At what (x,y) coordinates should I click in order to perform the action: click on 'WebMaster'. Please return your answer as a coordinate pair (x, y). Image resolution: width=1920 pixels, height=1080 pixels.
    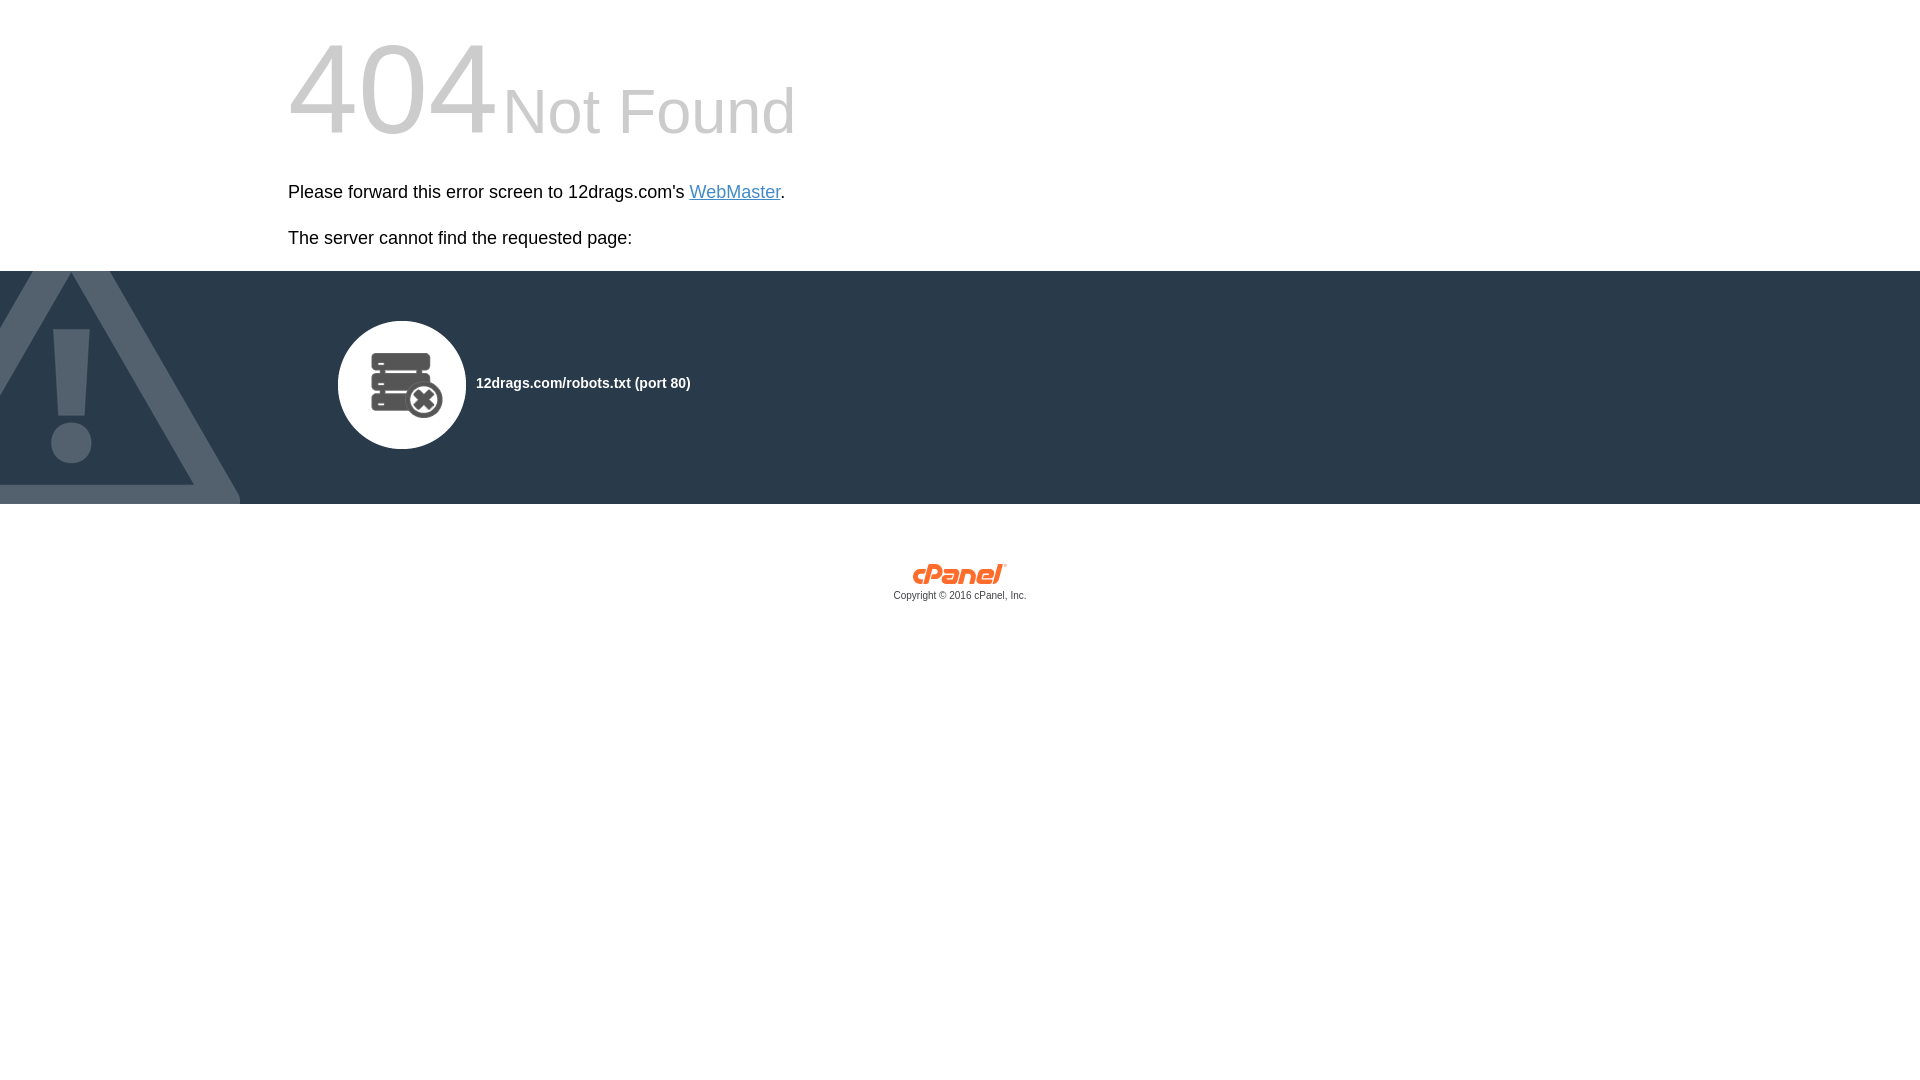
    Looking at the image, I should click on (734, 192).